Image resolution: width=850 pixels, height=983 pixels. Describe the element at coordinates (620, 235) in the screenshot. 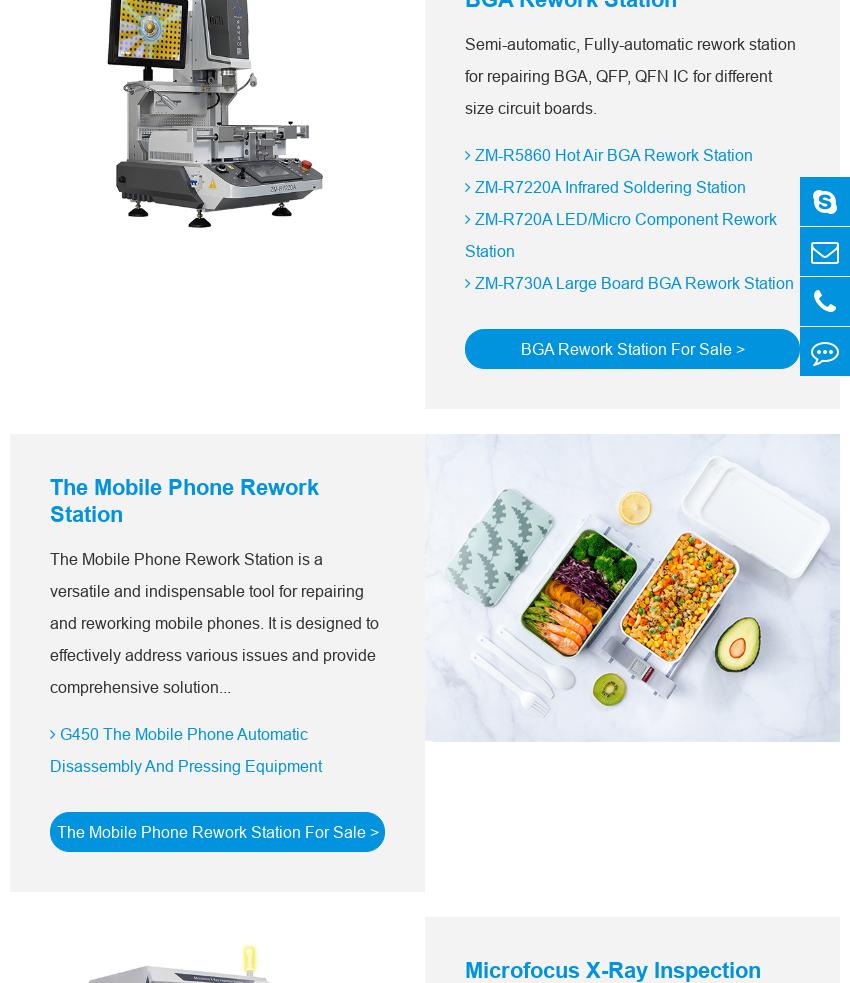

I see `'ZM-R720A LED/Micro Component Rework Station'` at that location.